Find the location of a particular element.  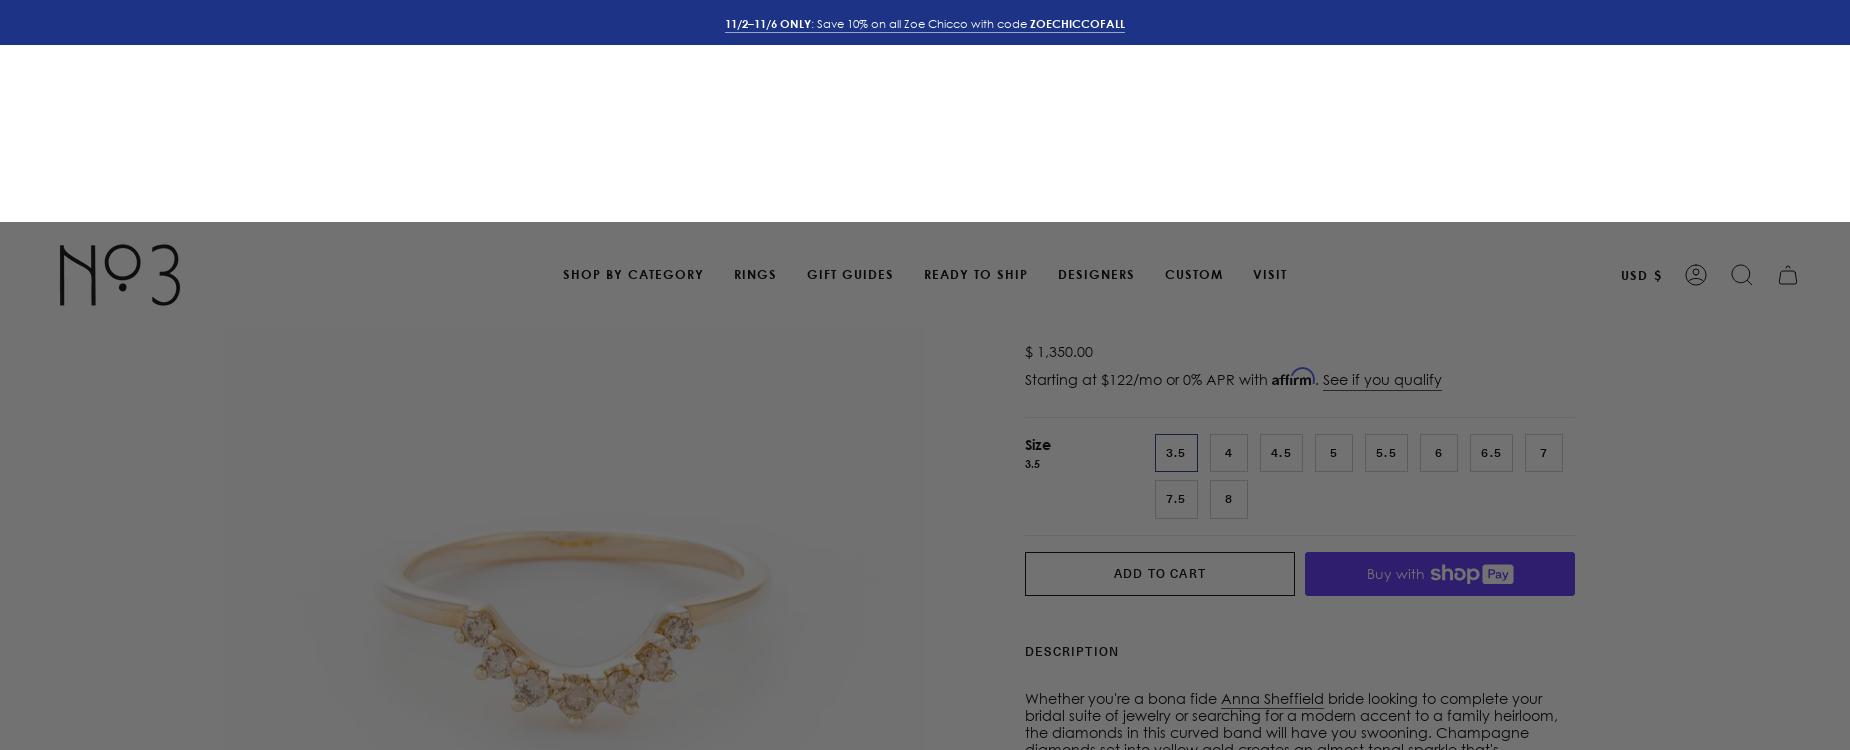

'See if you qualify' is located at coordinates (1381, 157).